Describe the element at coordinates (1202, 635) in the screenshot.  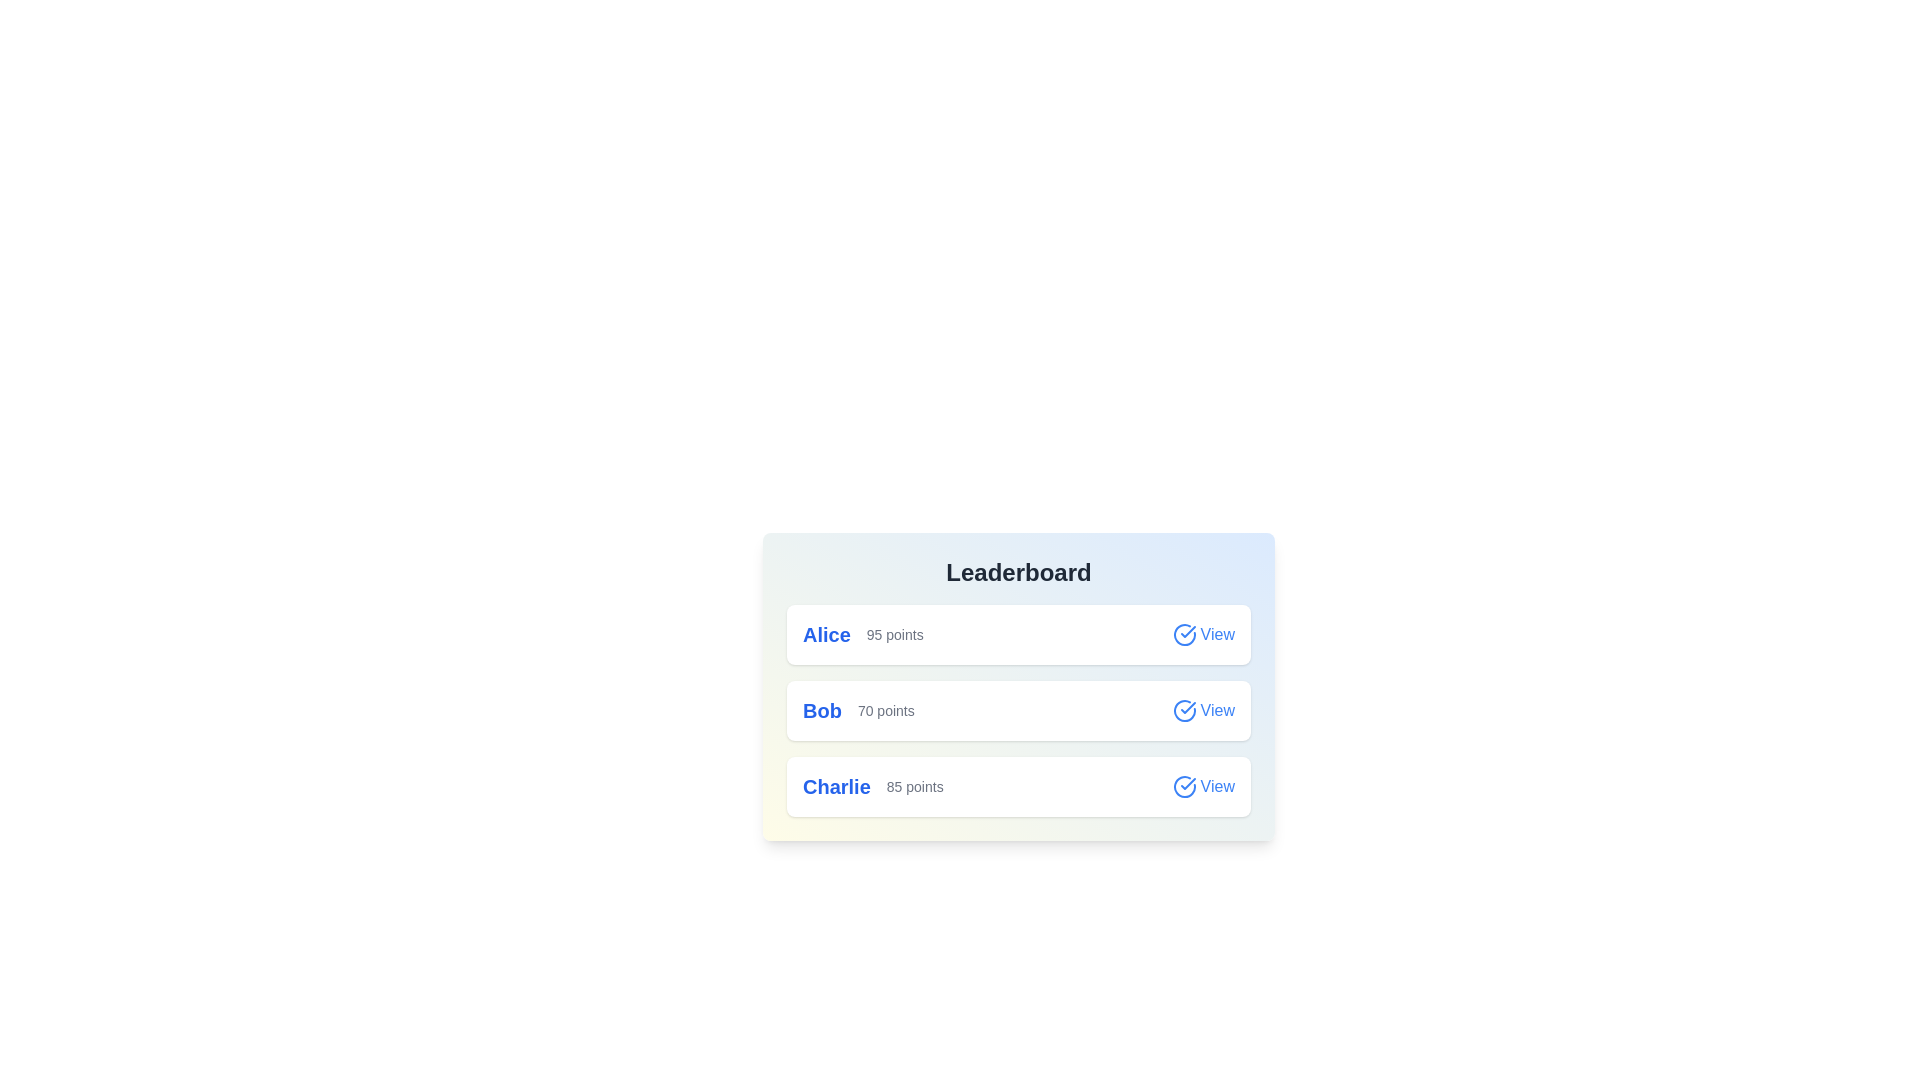
I see `'View' button for the participant Alice` at that location.